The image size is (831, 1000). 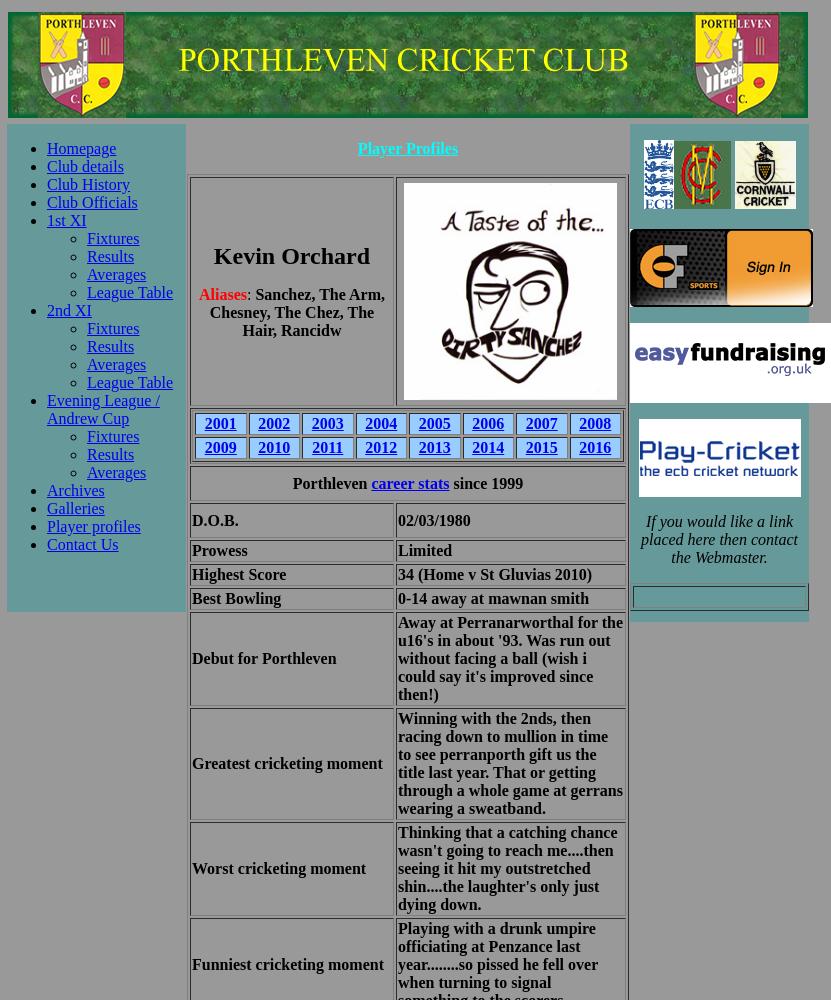 I want to click on 'Best Bowling', so click(x=235, y=597).